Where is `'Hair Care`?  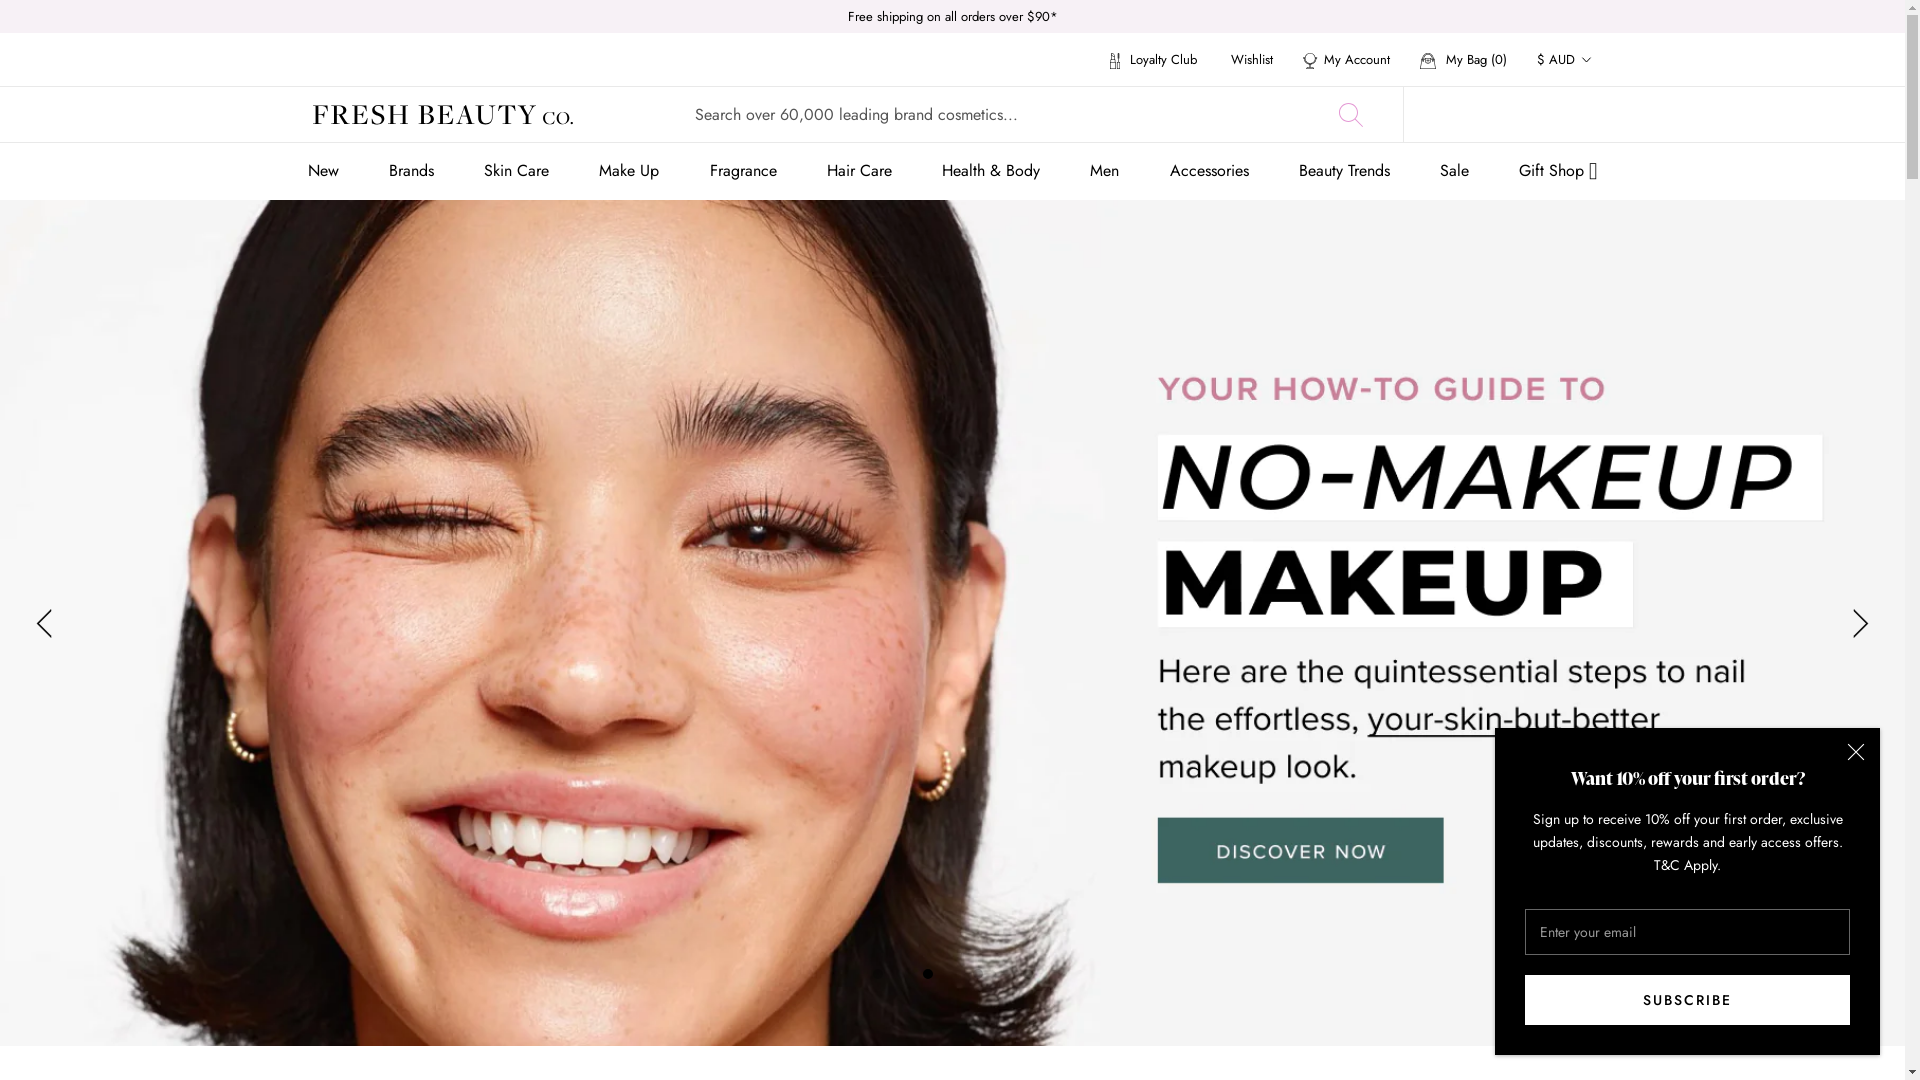
'Hair Care is located at coordinates (859, 169).